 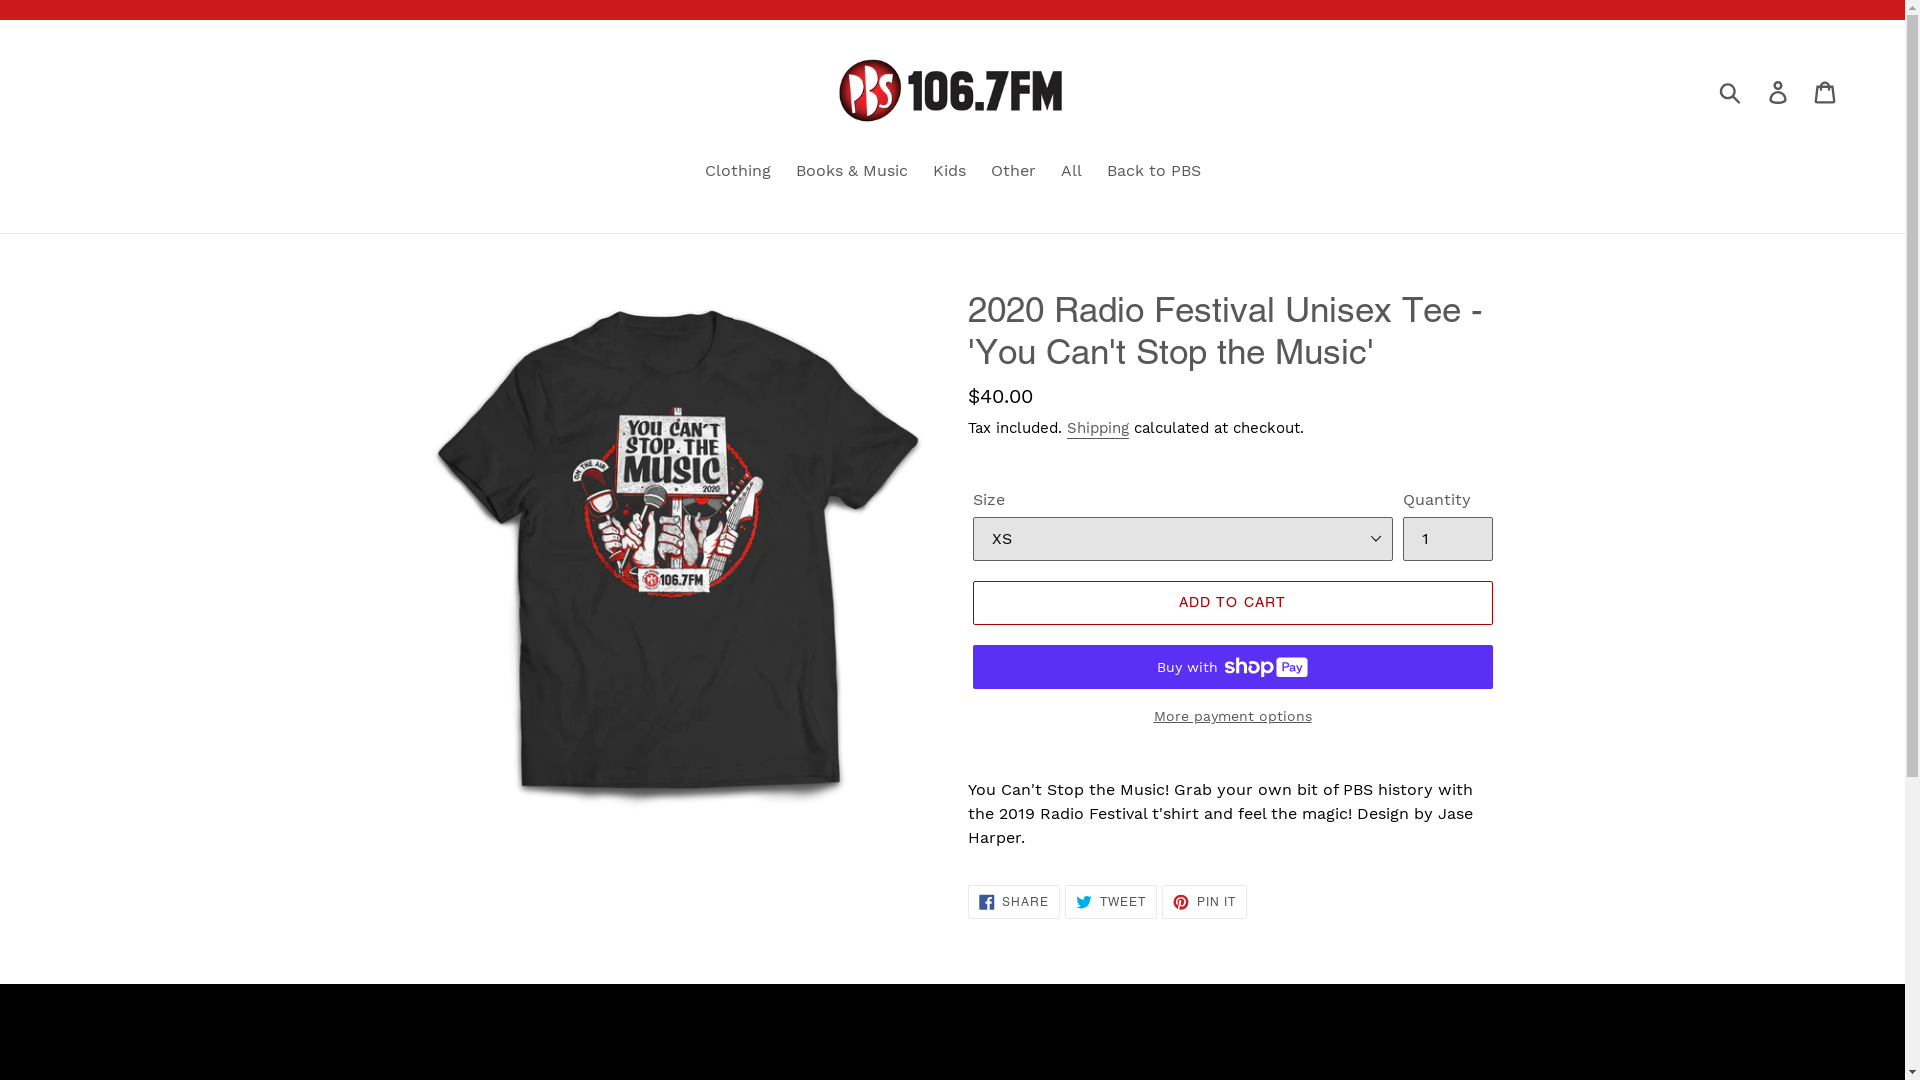 I want to click on 'Books & Music', so click(x=851, y=171).